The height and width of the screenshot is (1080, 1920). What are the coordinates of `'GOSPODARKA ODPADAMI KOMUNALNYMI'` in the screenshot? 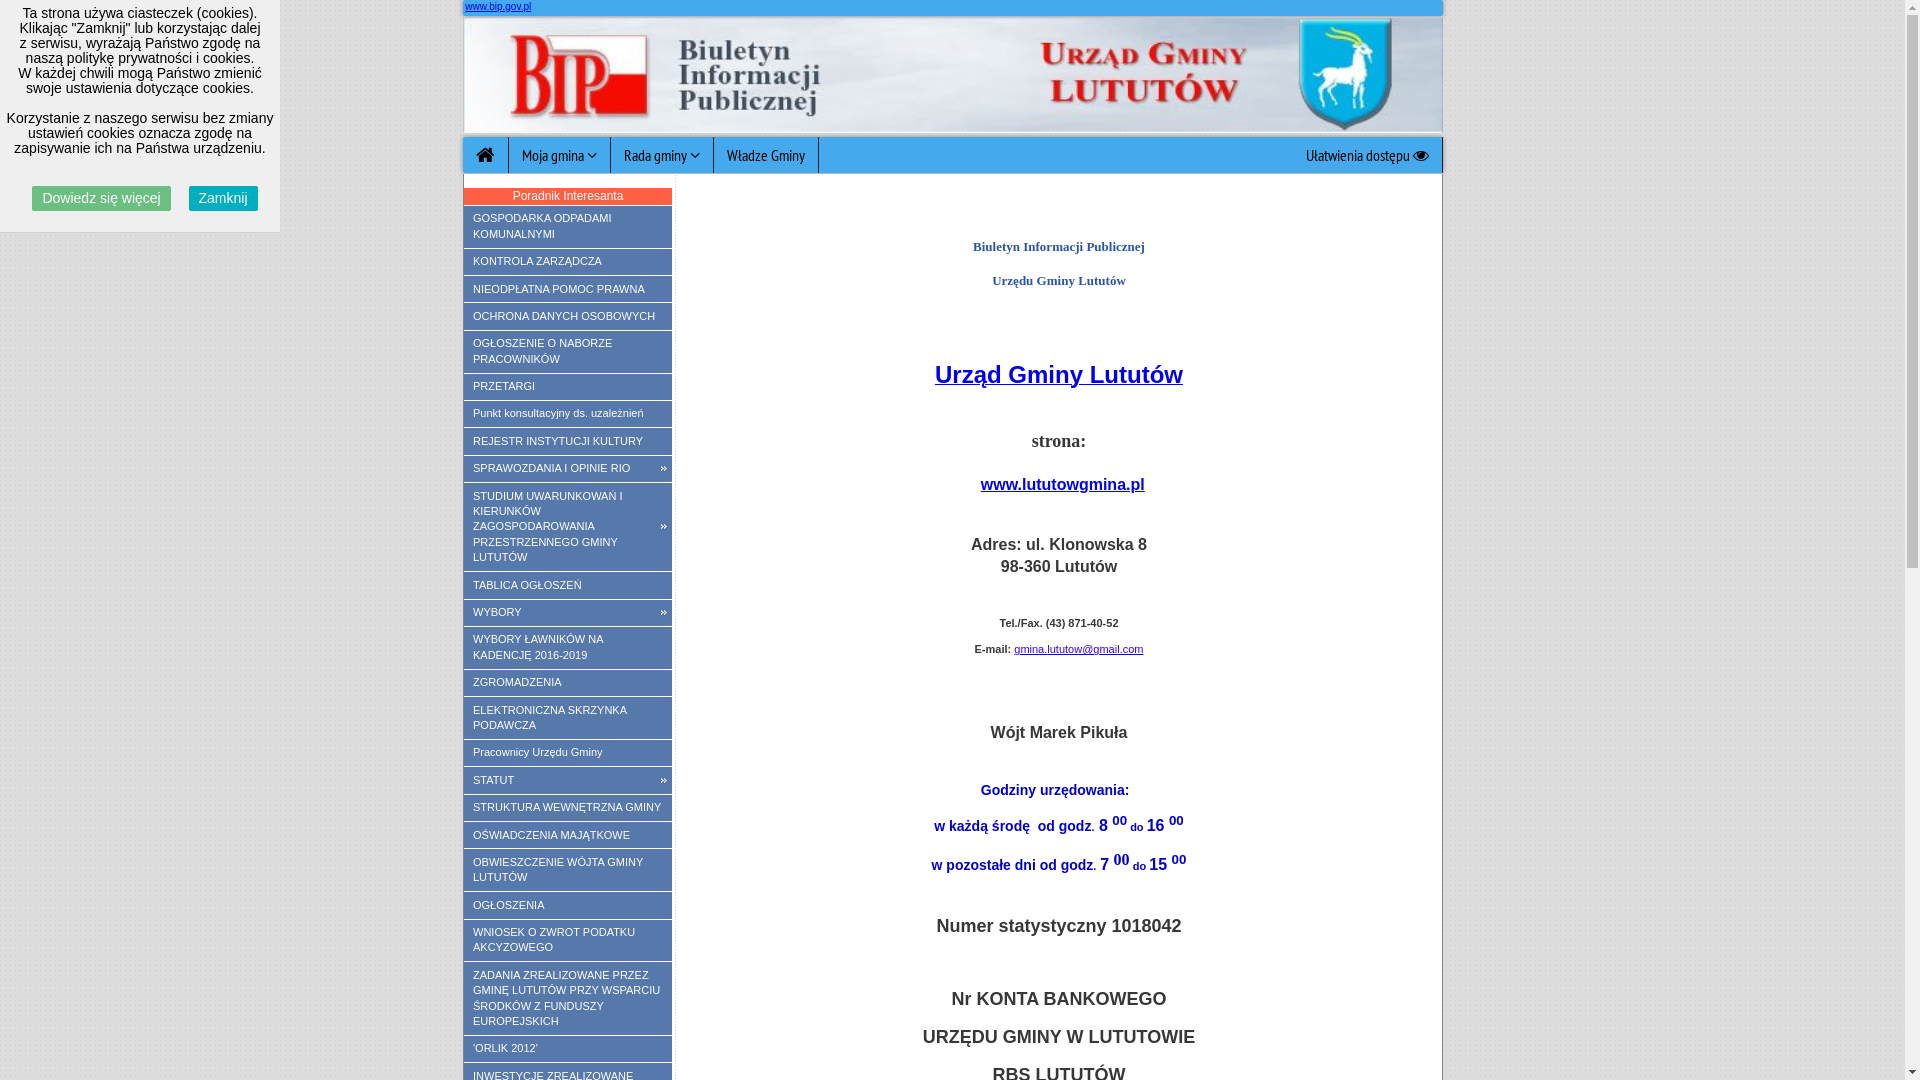 It's located at (566, 226).